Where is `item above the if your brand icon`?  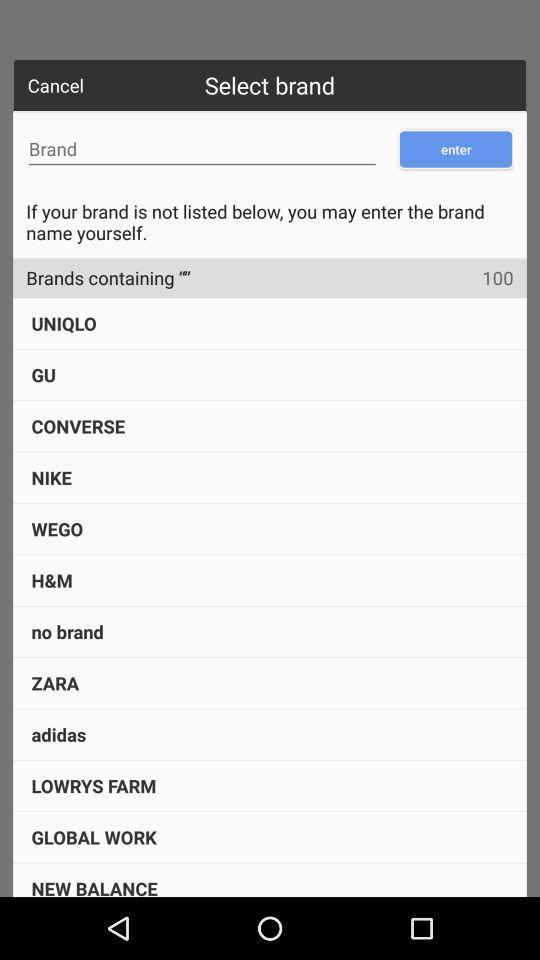
item above the if your brand icon is located at coordinates (202, 148).